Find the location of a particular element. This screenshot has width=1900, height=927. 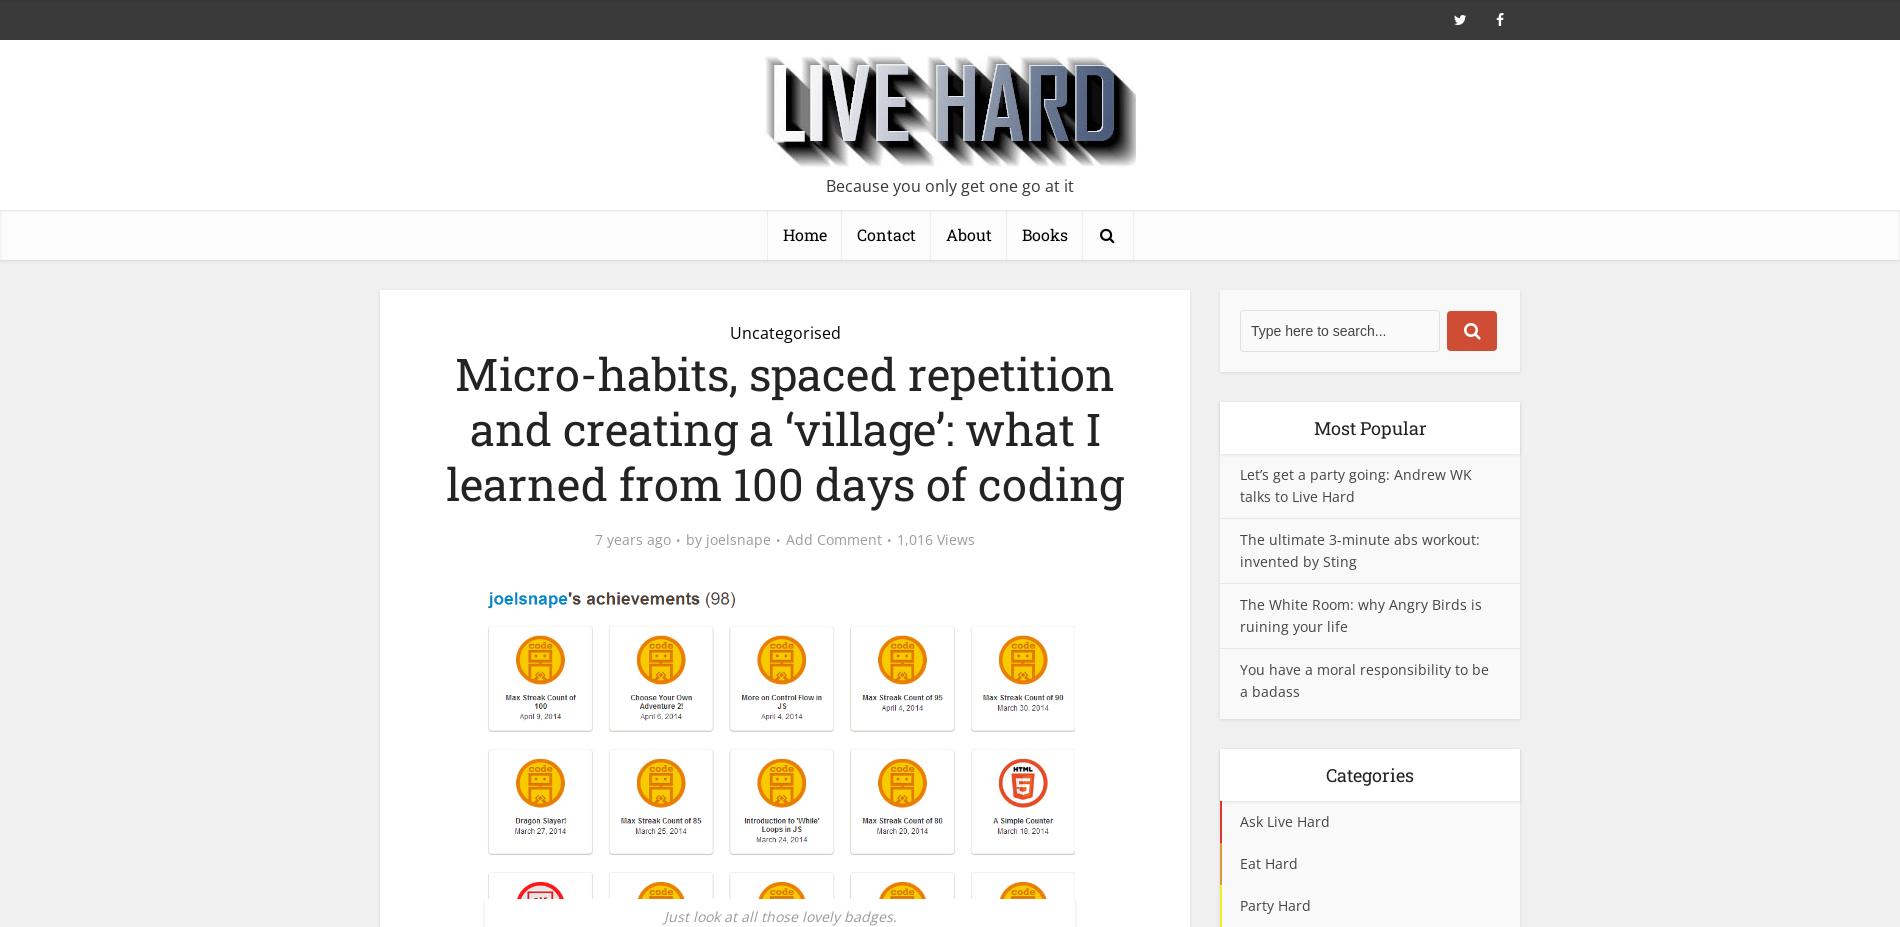

'Uncategorised' is located at coordinates (783, 331).